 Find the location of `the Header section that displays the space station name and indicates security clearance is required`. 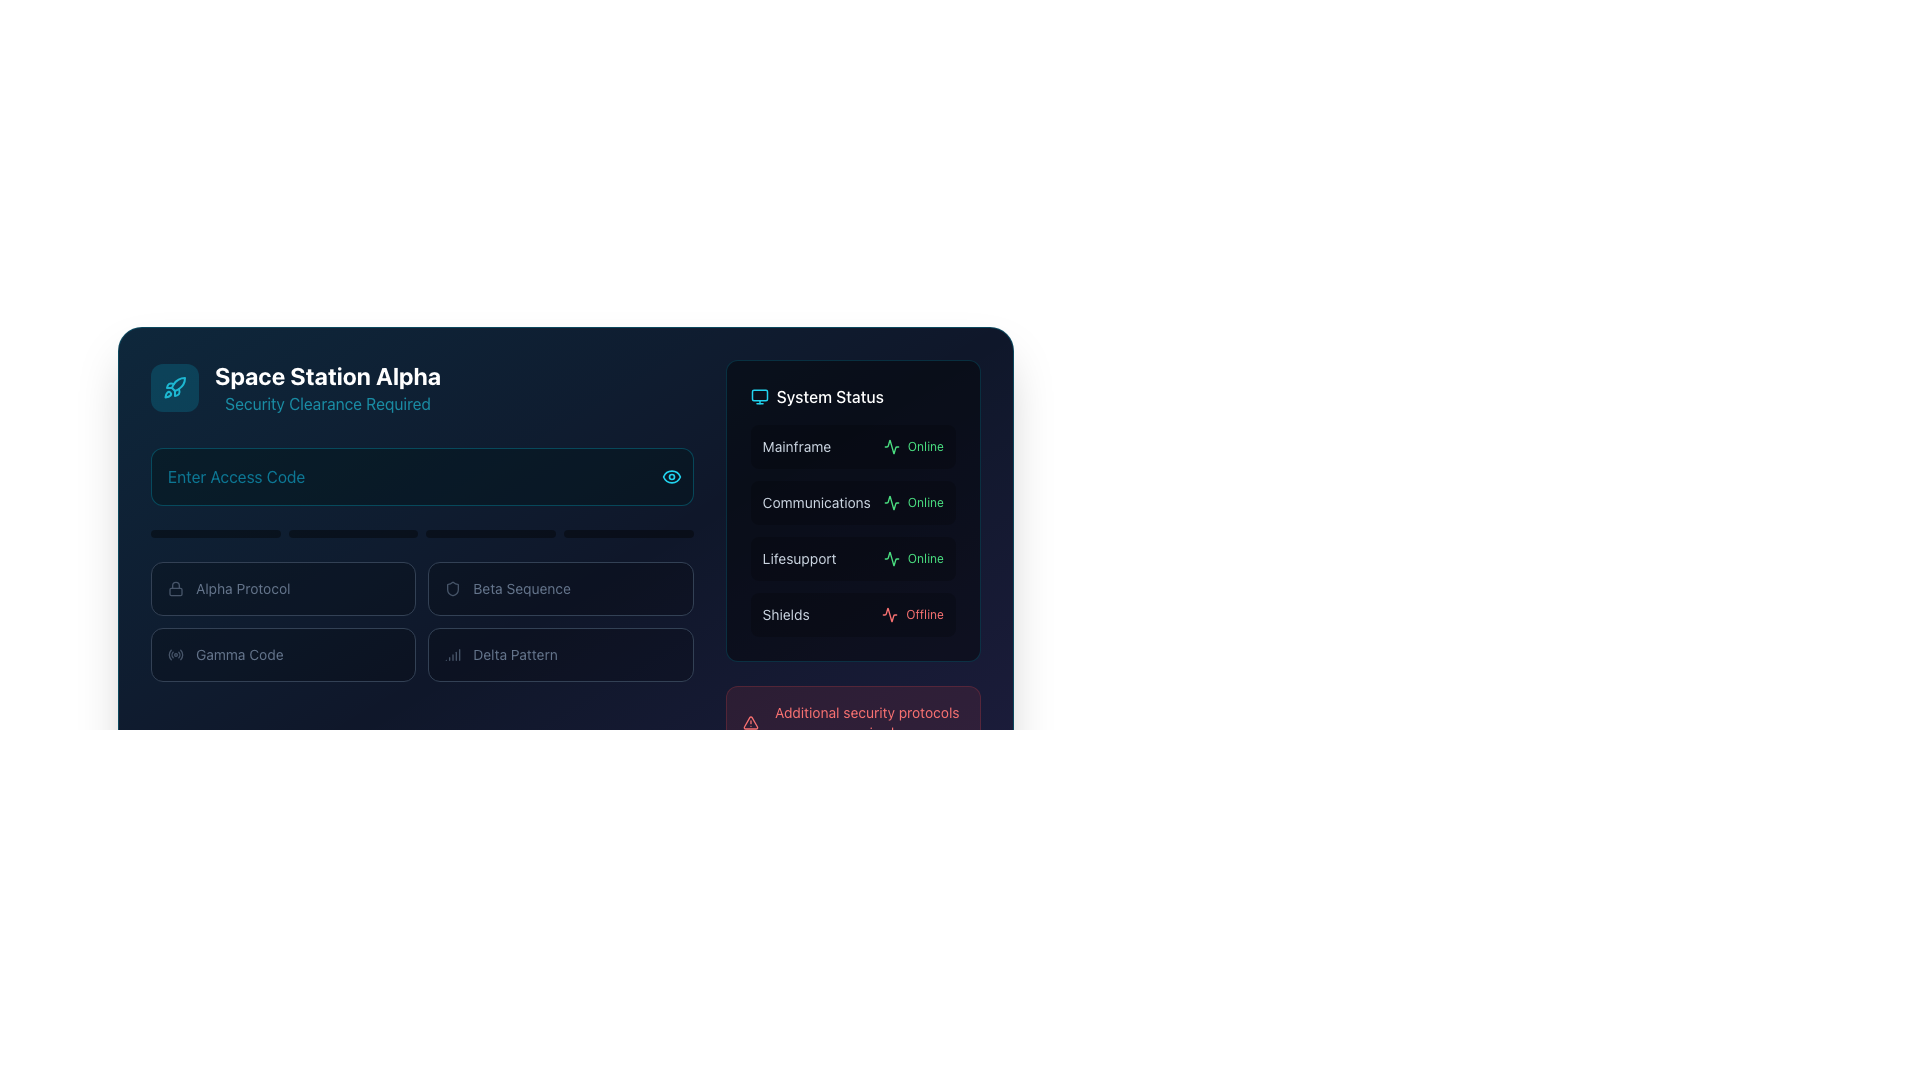

the Header section that displays the space station name and indicates security clearance is required is located at coordinates (421, 388).